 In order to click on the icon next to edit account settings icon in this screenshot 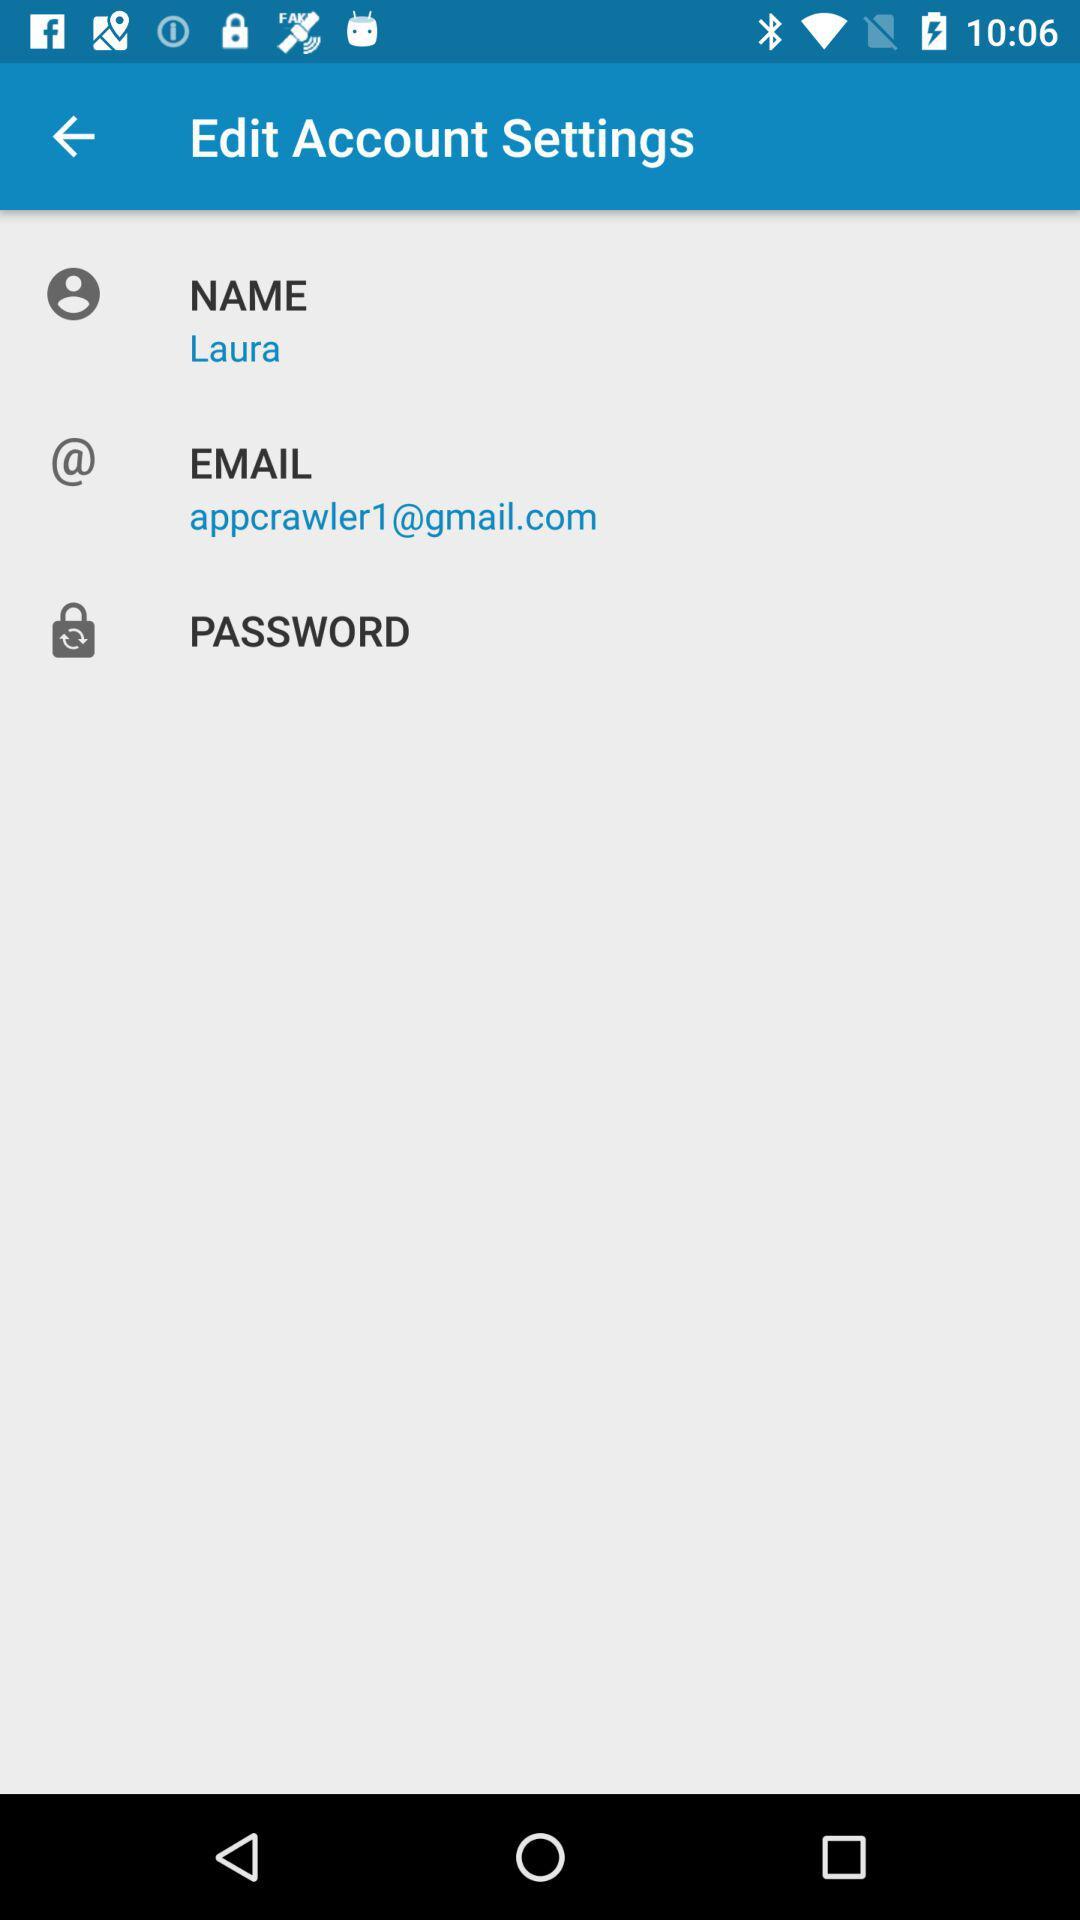, I will do `click(72, 135)`.